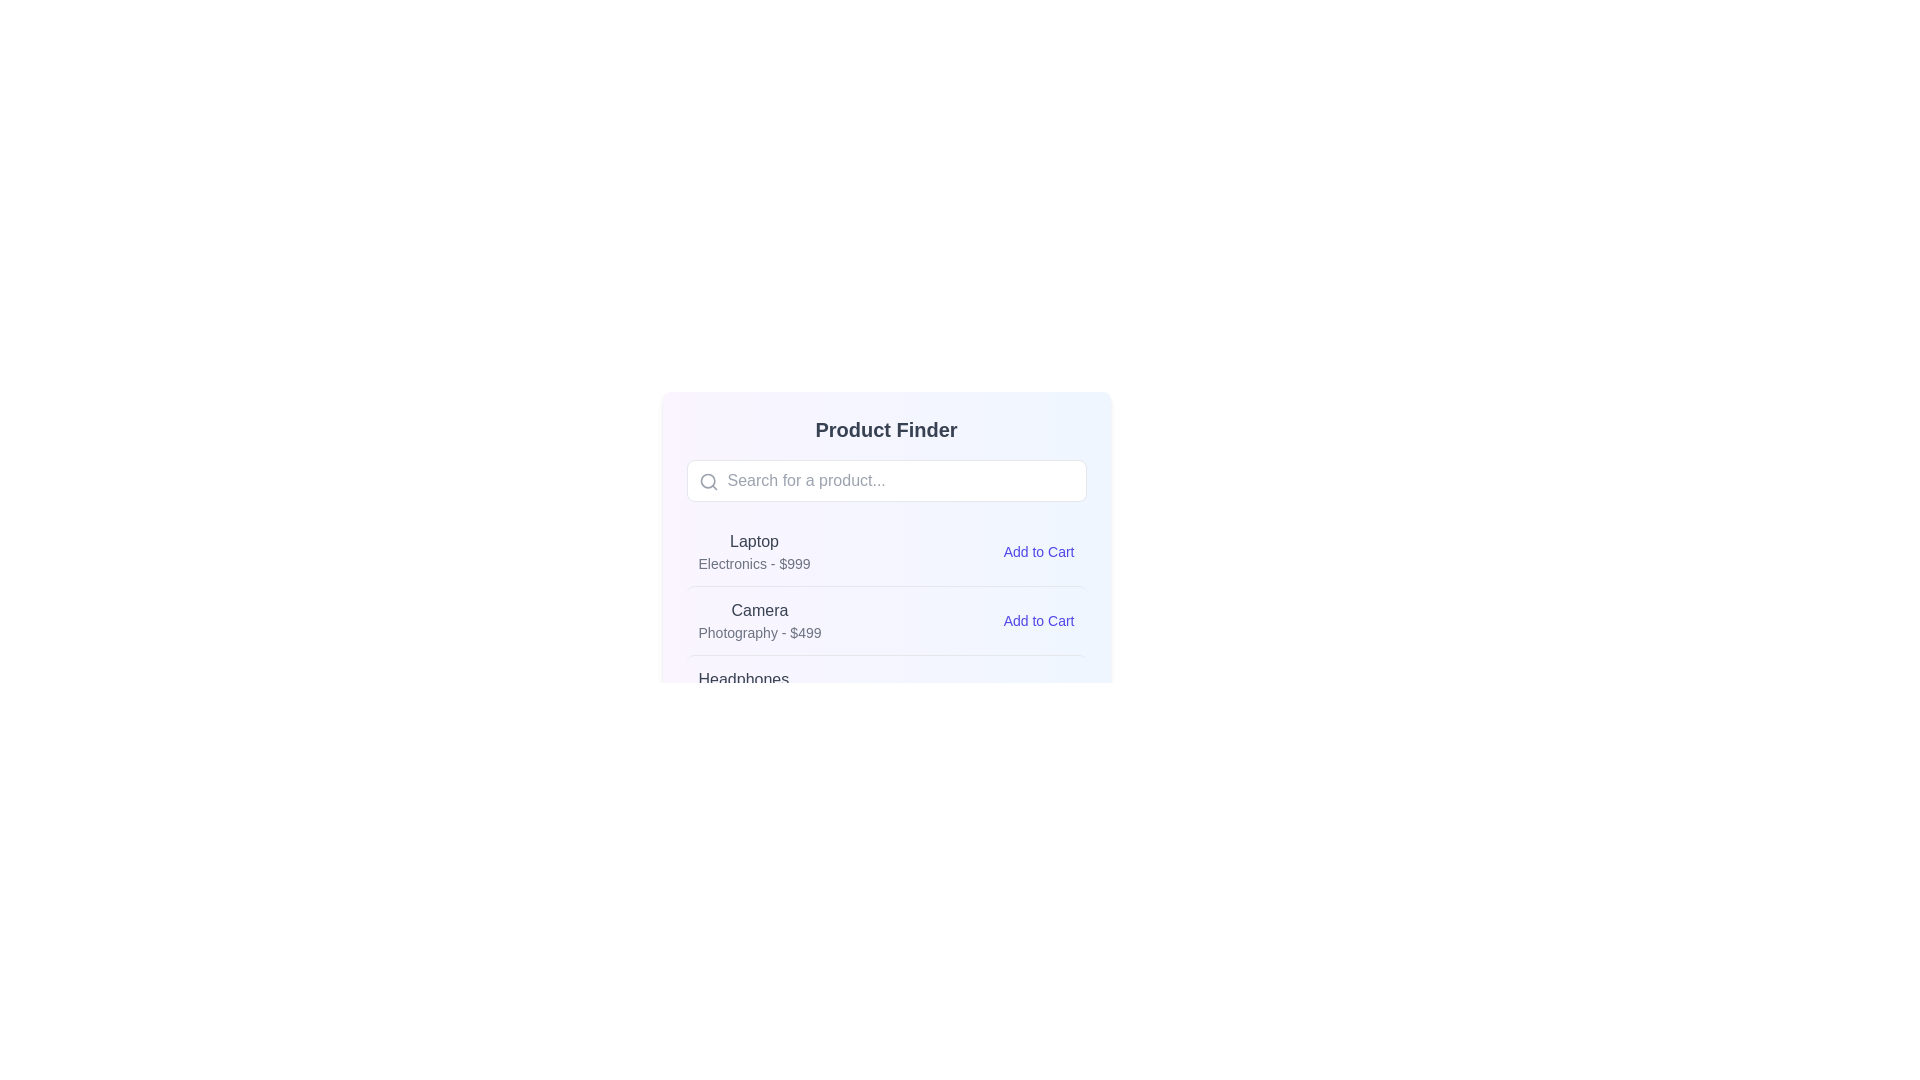 This screenshot has height=1080, width=1920. I want to click on the text label that serves as the title for the product named 'Camera', located in the 'Product Finder' interface between the 'Laptop' and 'Headphones' entries, so click(758, 609).